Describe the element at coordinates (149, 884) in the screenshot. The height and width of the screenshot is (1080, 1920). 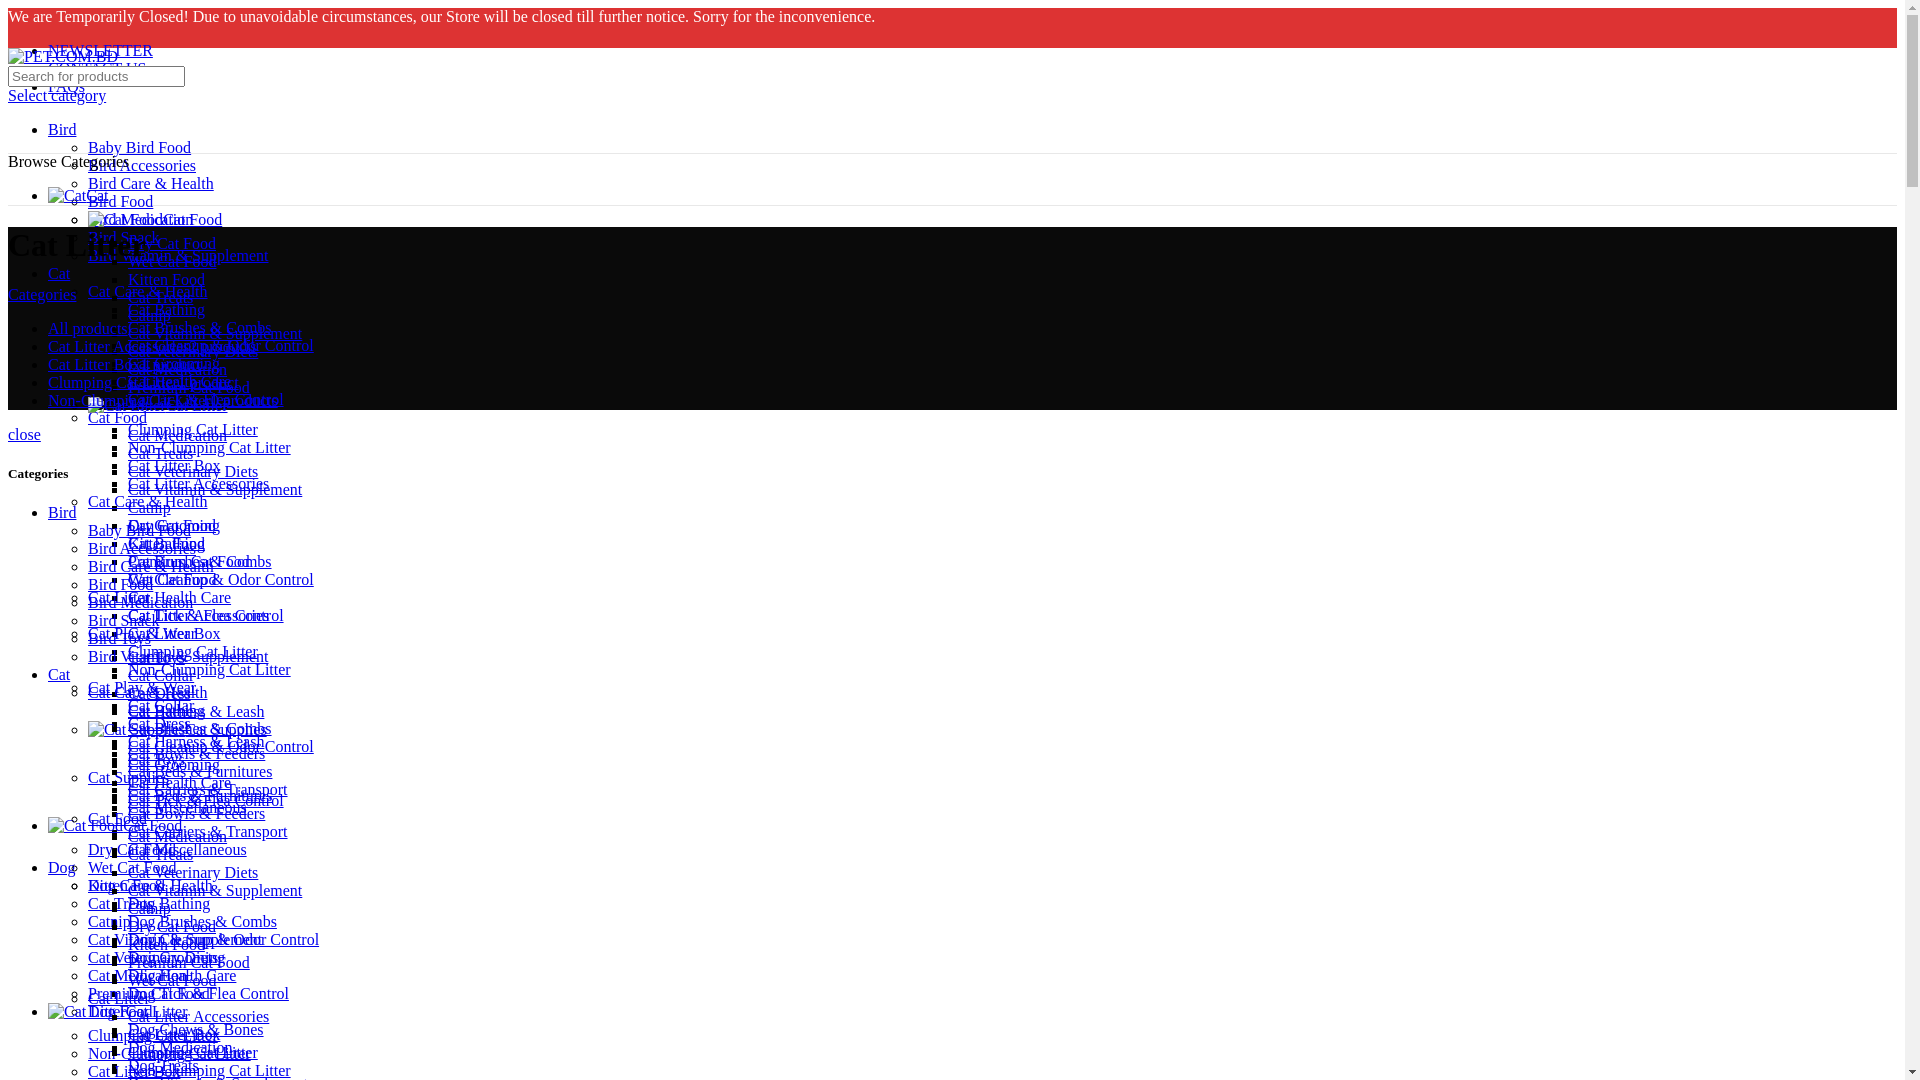
I see `'Dog Care & Health'` at that location.